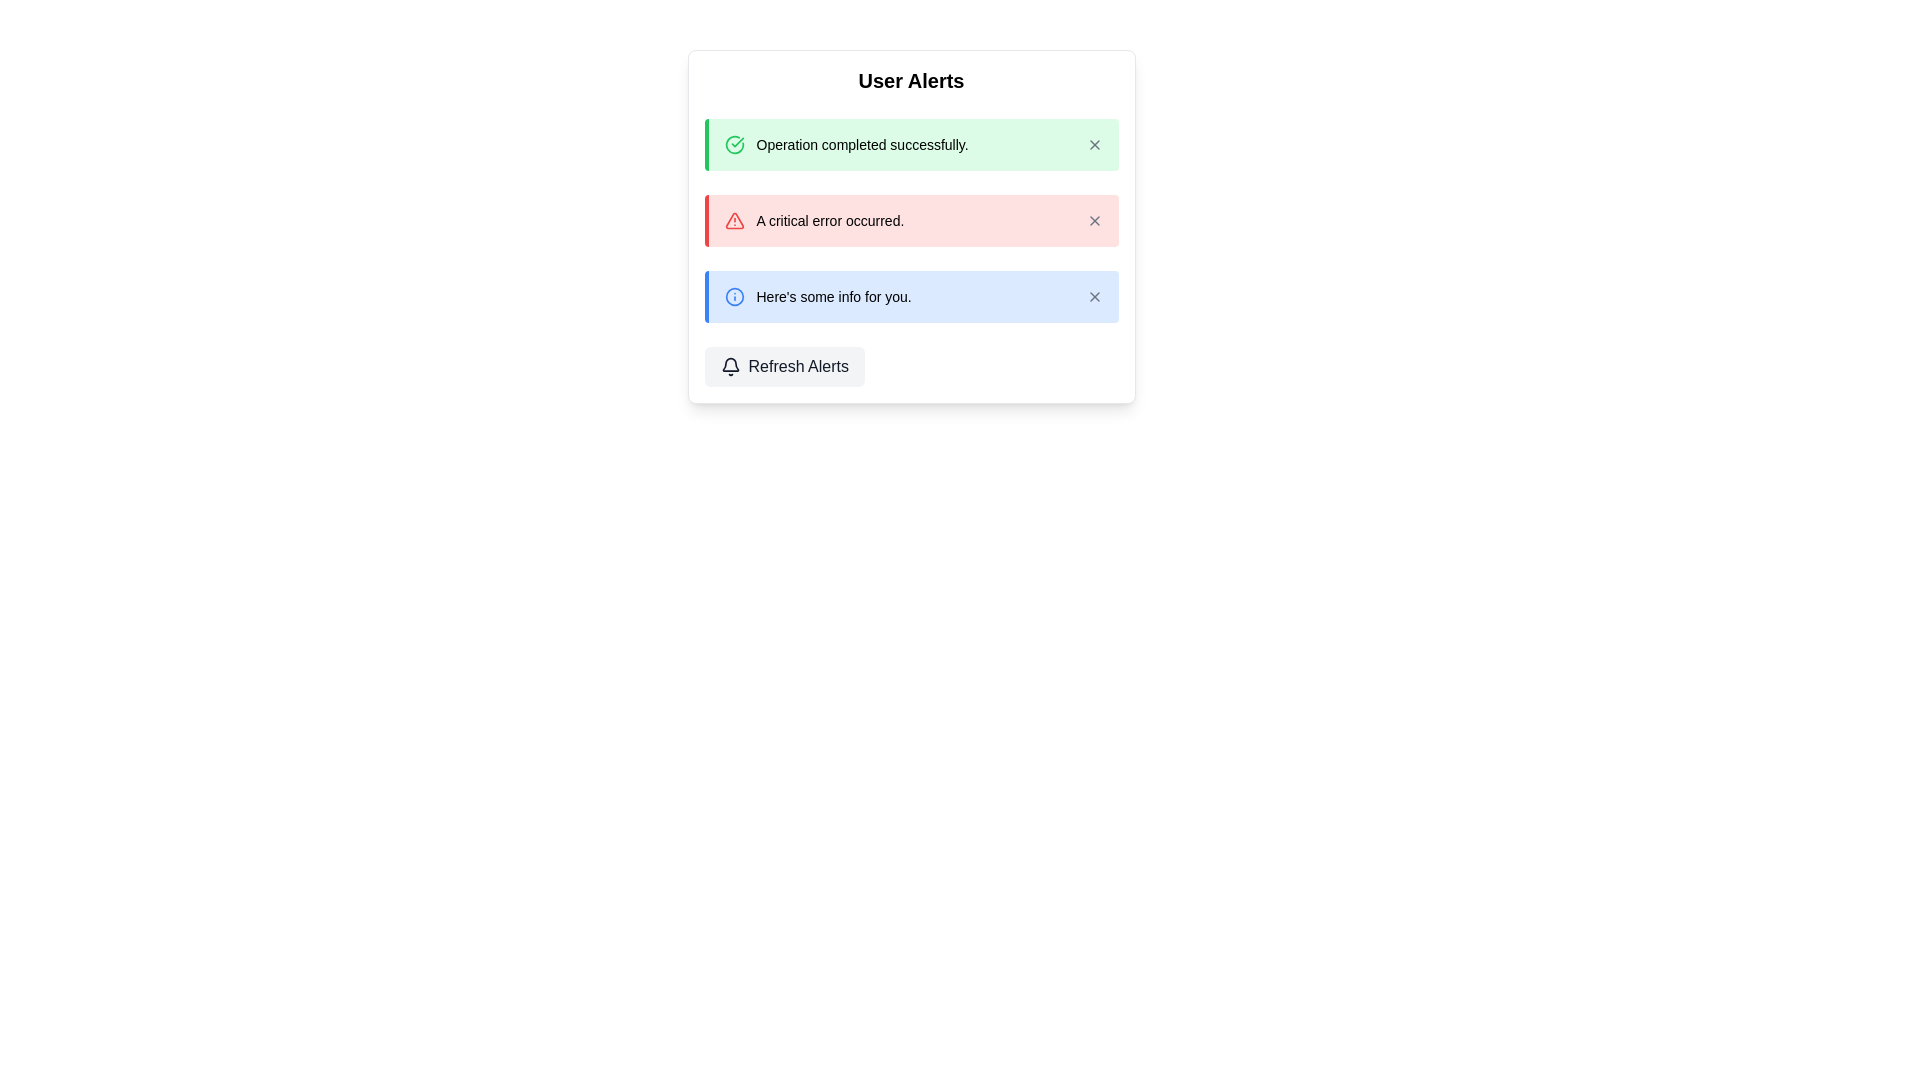 The image size is (1920, 1080). Describe the element at coordinates (834, 297) in the screenshot. I see `the informational Text Label located in the third entry of the alert list within the 'User Alerts' section, positioned to the right of a blue info icon and slightly above the dismiss button` at that location.